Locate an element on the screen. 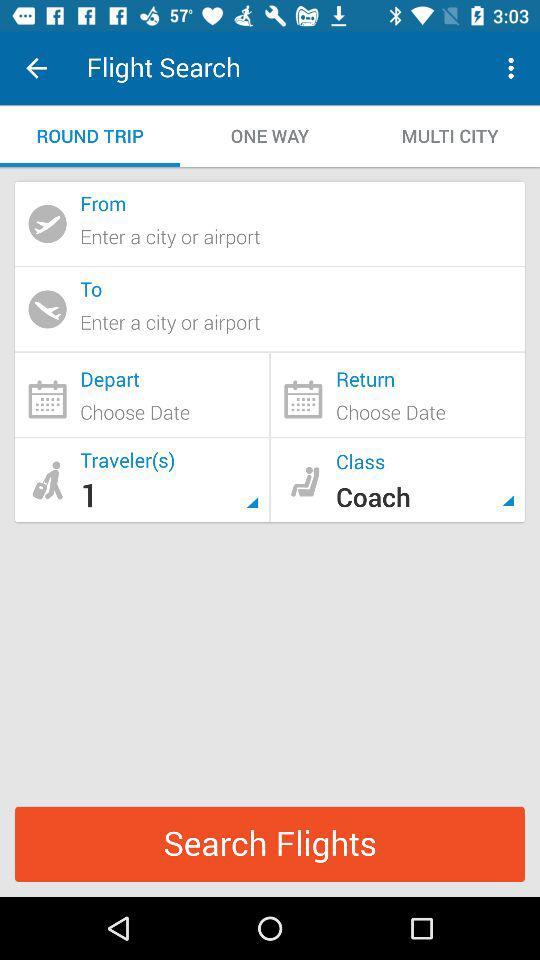 The height and width of the screenshot is (960, 540). item to the left of one way item is located at coordinates (89, 135).